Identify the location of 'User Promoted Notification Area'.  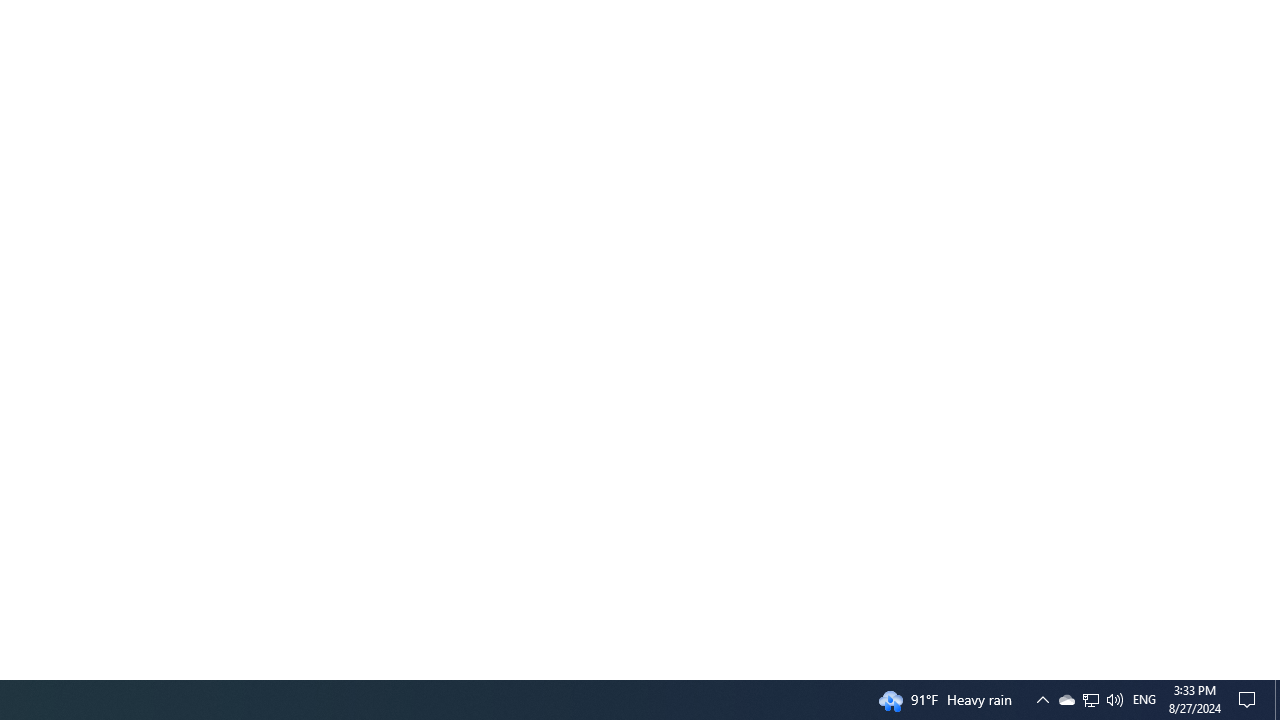
(1089, 698).